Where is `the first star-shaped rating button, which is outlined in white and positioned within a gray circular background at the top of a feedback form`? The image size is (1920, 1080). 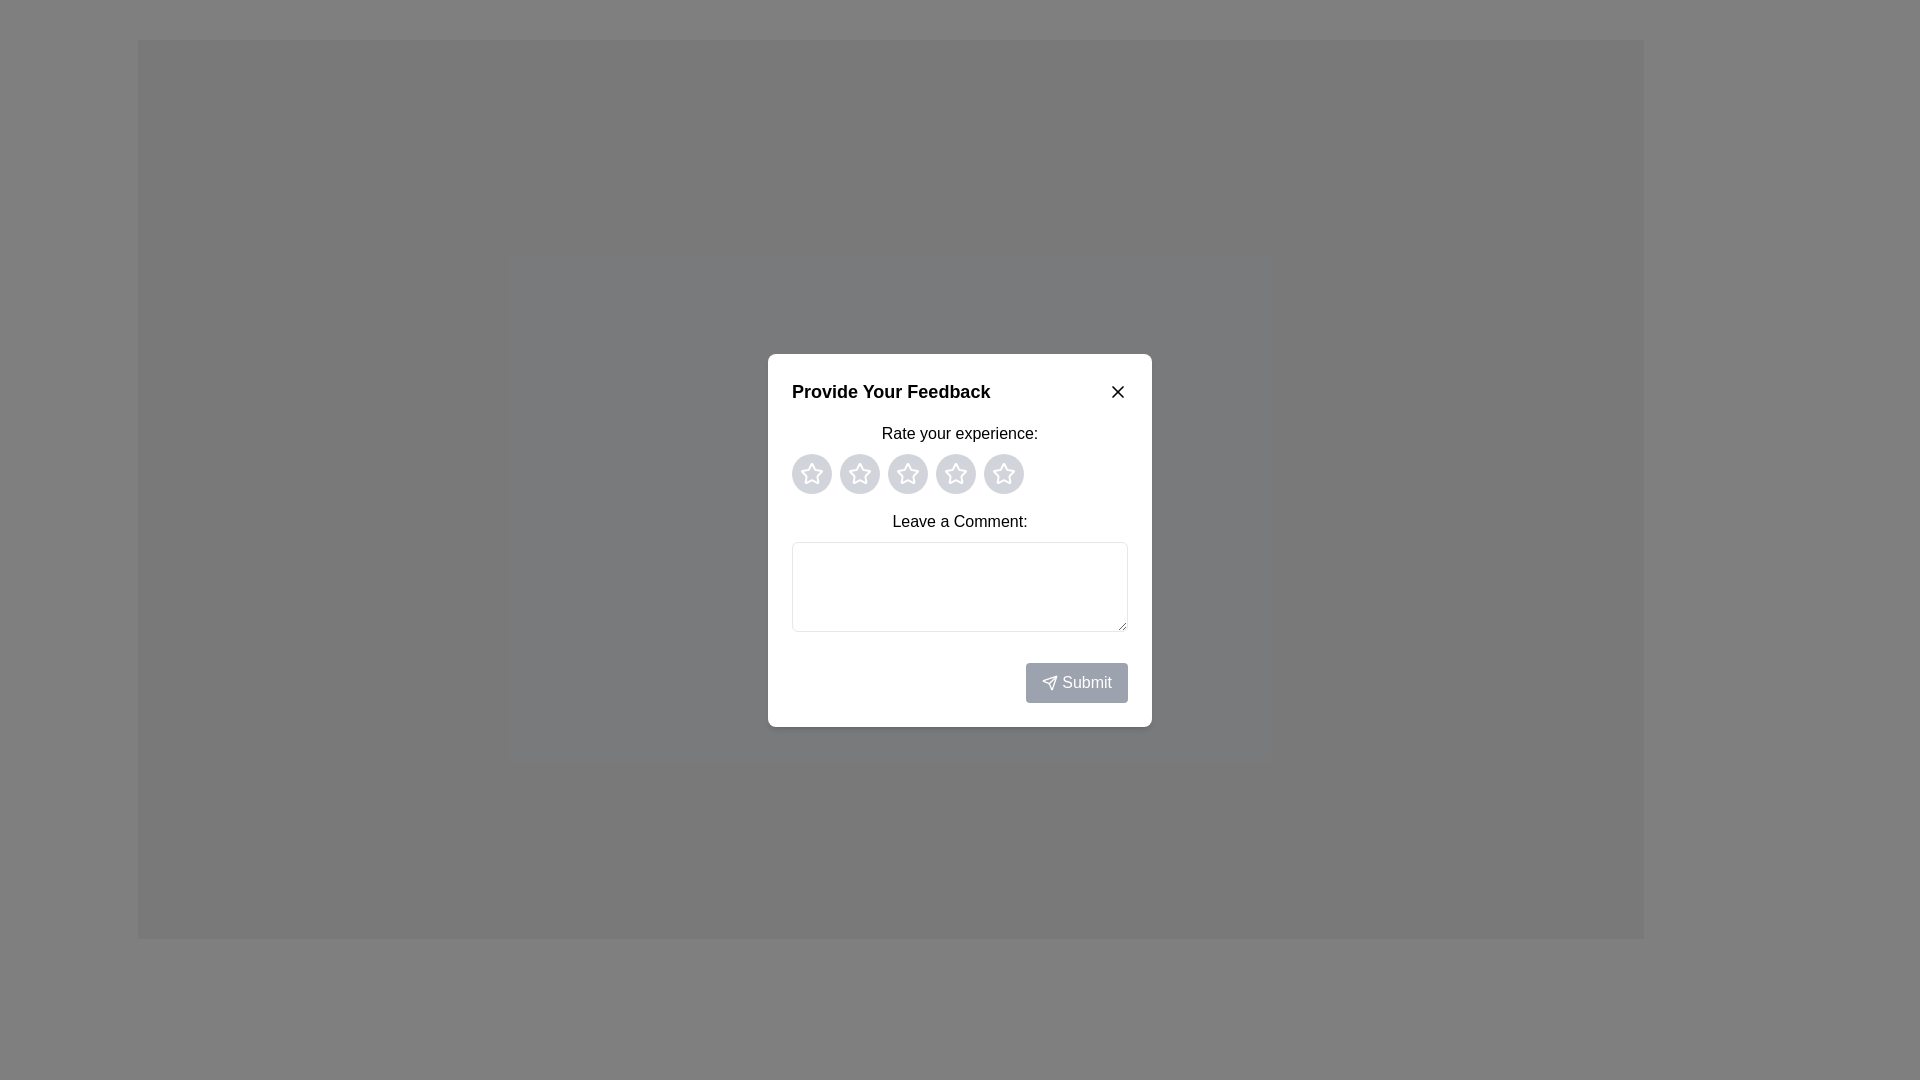 the first star-shaped rating button, which is outlined in white and positioned within a gray circular background at the top of a feedback form is located at coordinates (811, 473).